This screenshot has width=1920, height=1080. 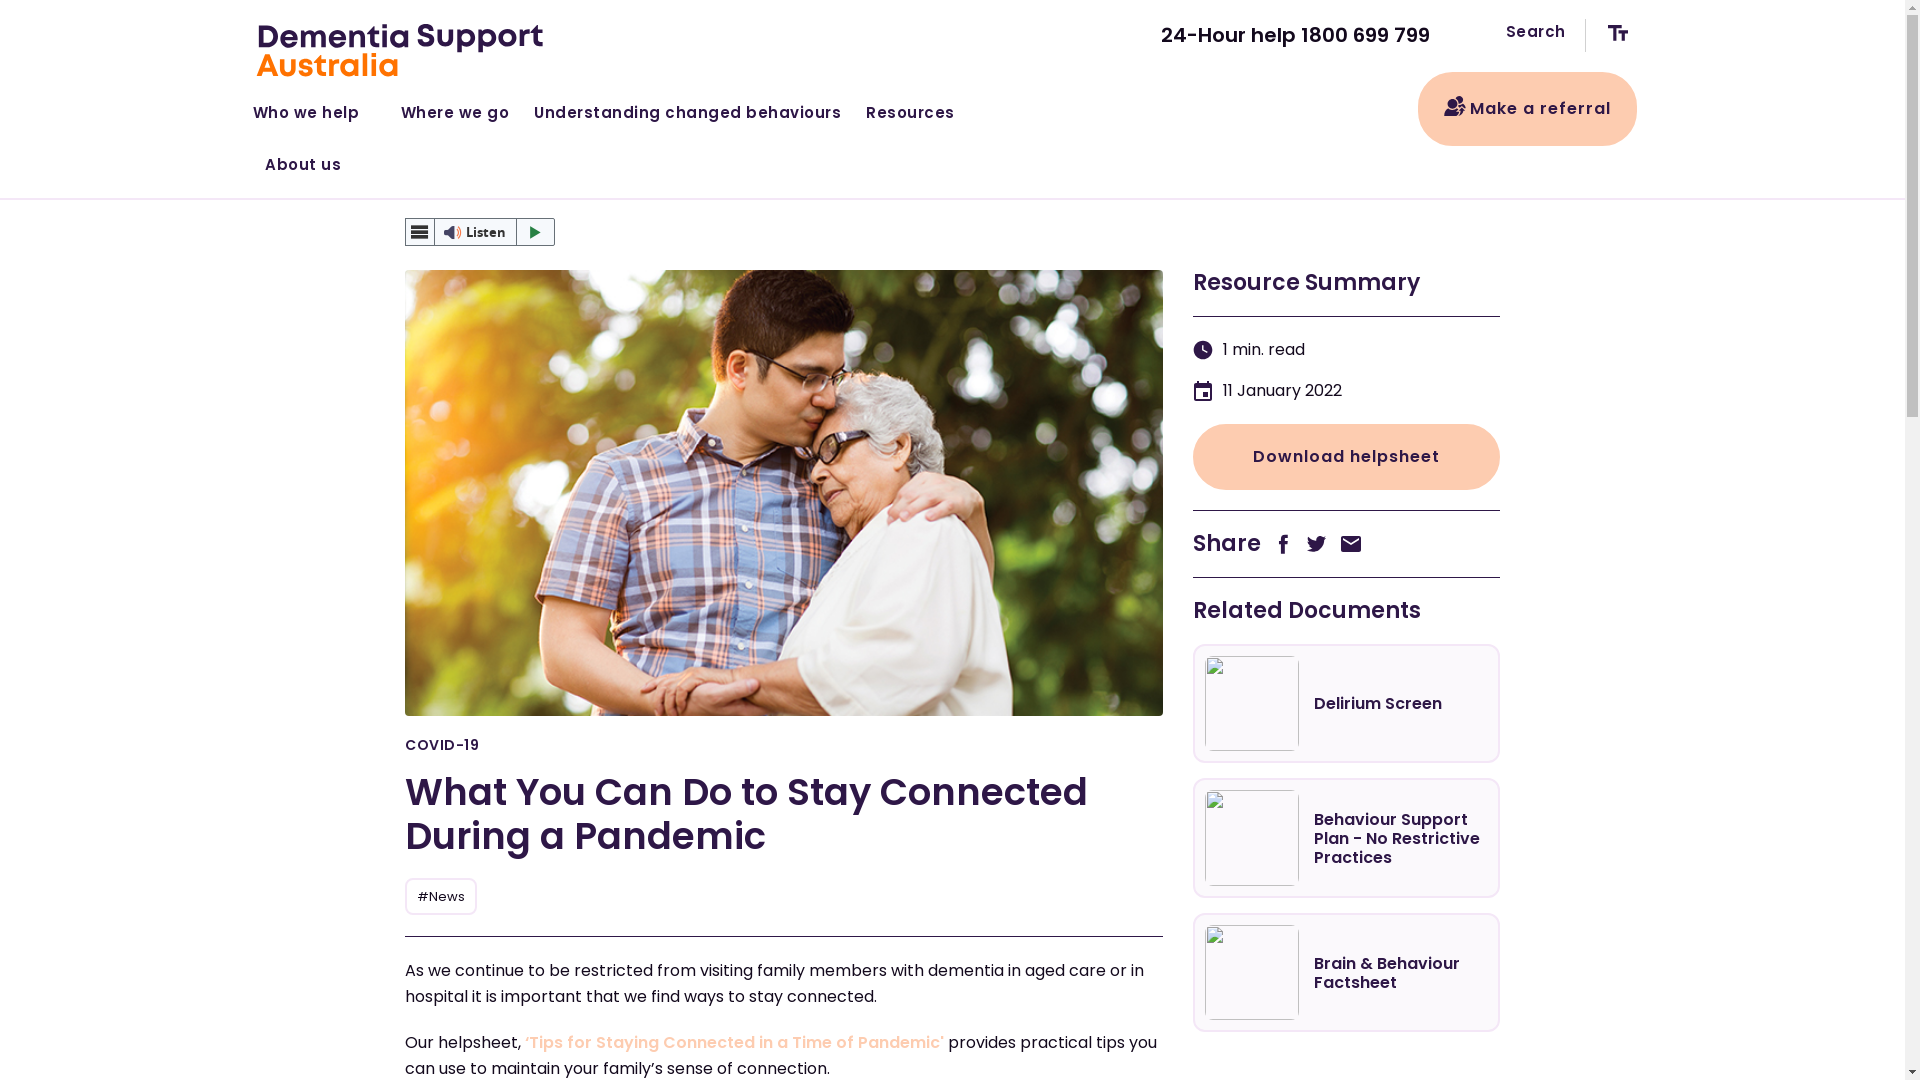 What do you see at coordinates (1345, 456) in the screenshot?
I see `'Download helpsheet'` at bounding box center [1345, 456].